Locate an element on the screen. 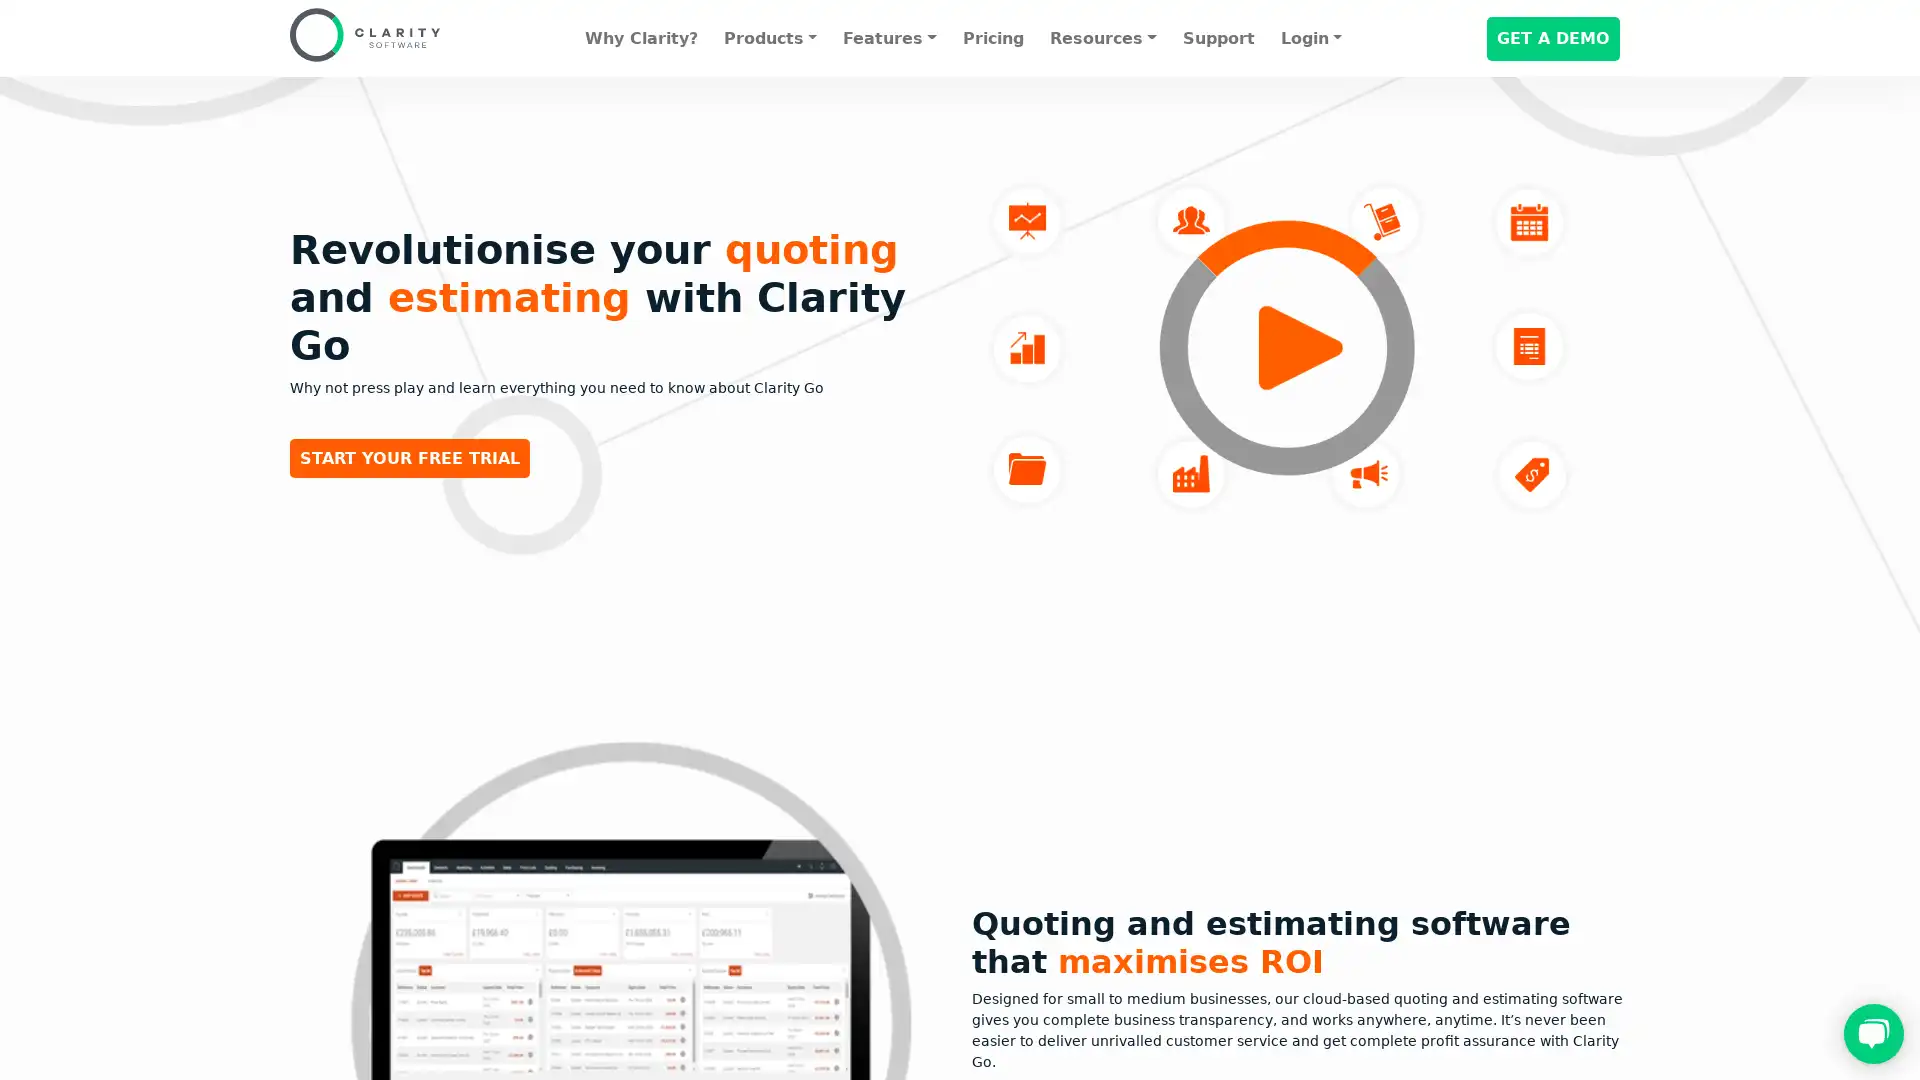  Login is located at coordinates (1310, 38).